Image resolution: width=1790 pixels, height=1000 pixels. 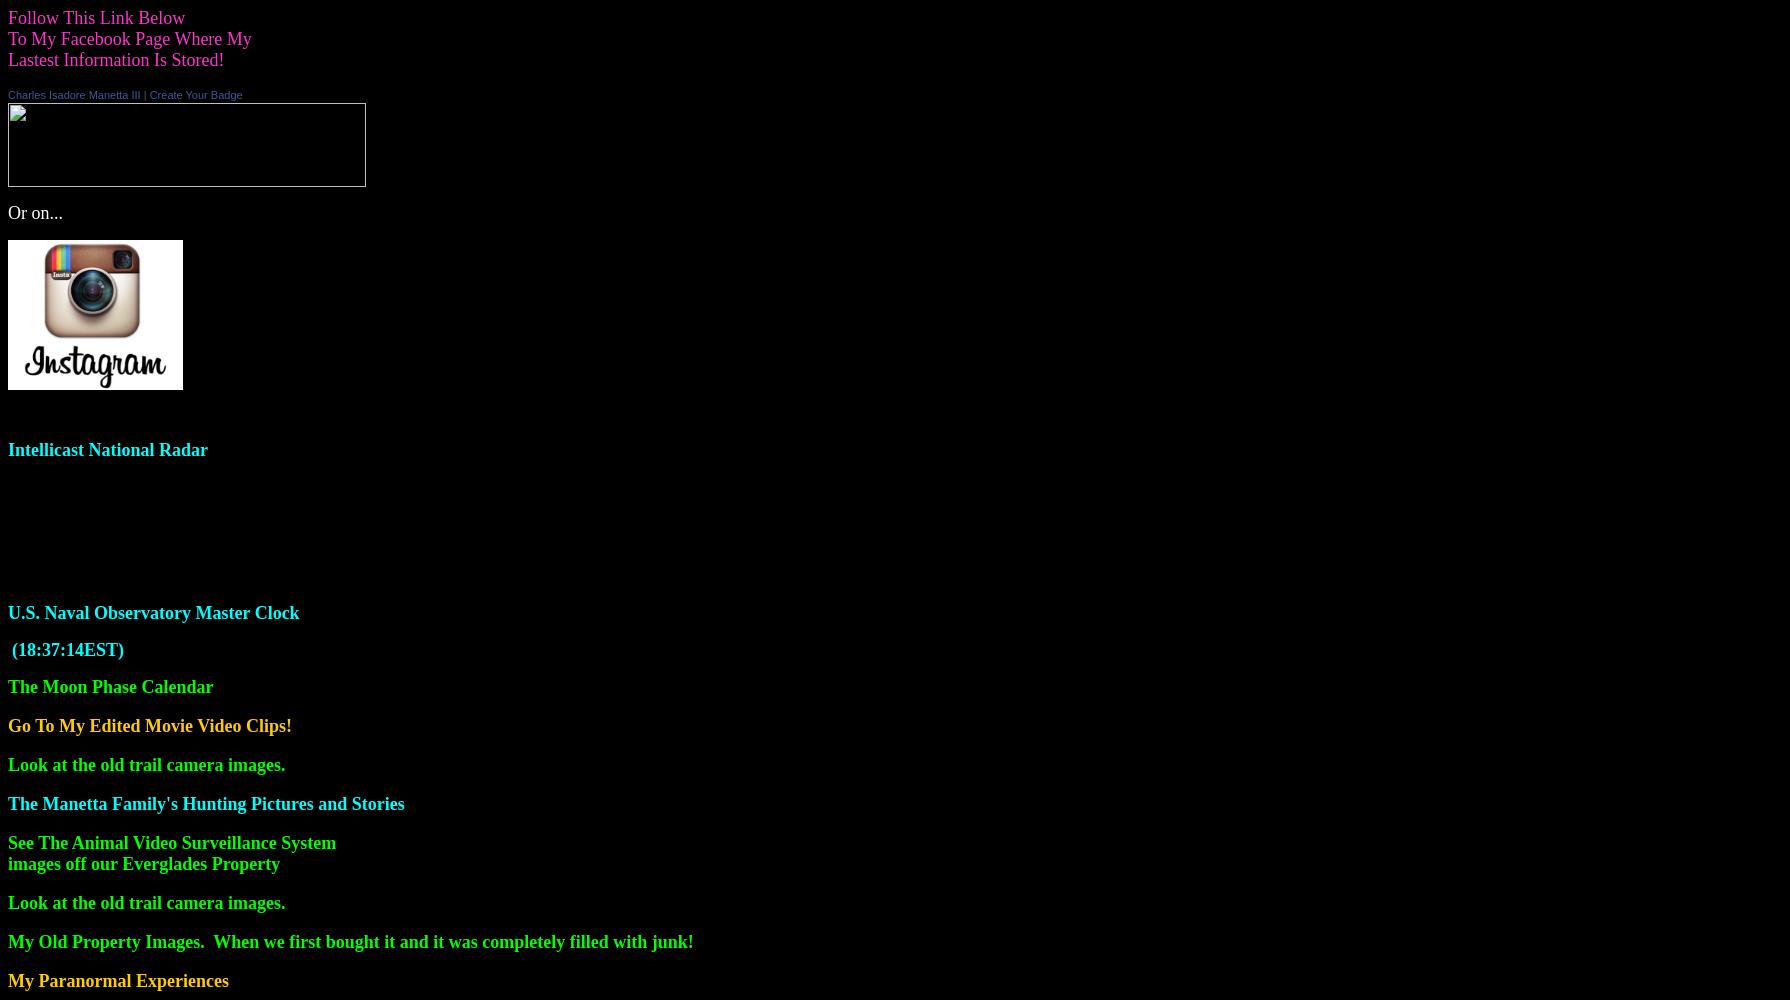 What do you see at coordinates (143, 863) in the screenshot?
I see `'images off our Everglades Property'` at bounding box center [143, 863].